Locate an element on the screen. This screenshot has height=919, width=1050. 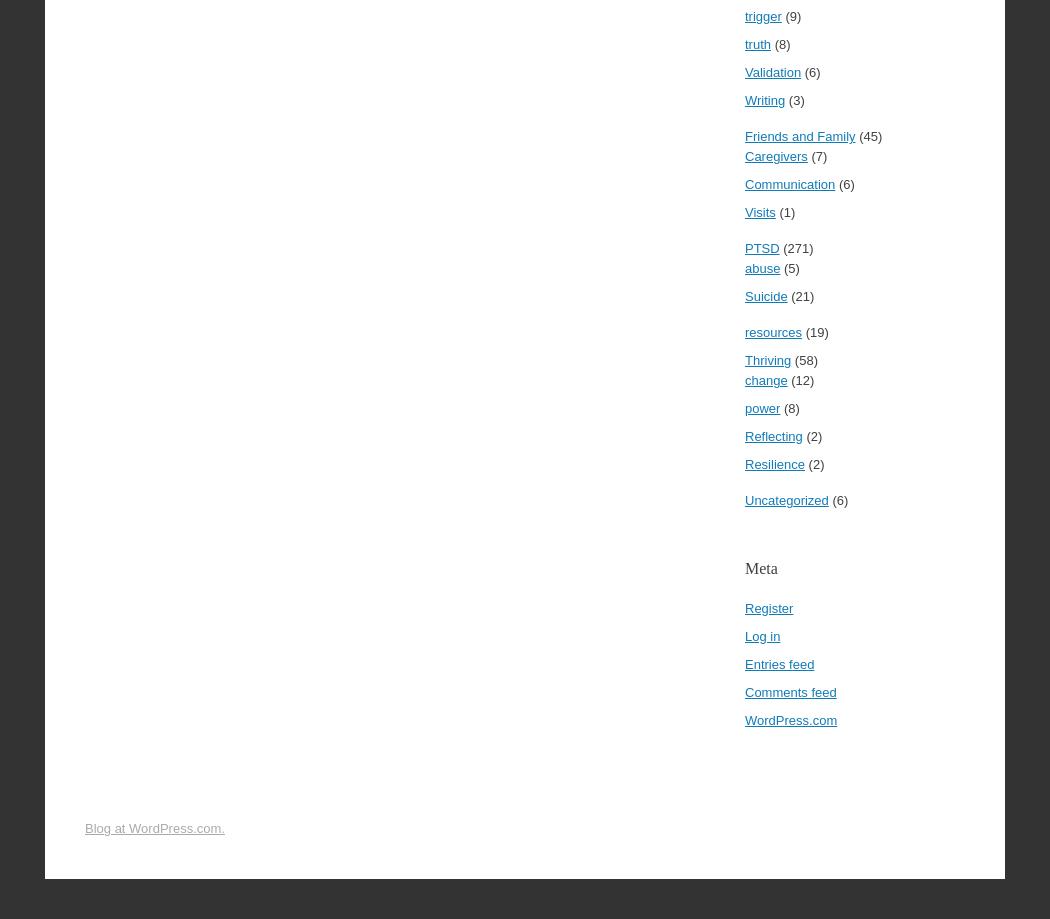
'(12)' is located at coordinates (799, 380).